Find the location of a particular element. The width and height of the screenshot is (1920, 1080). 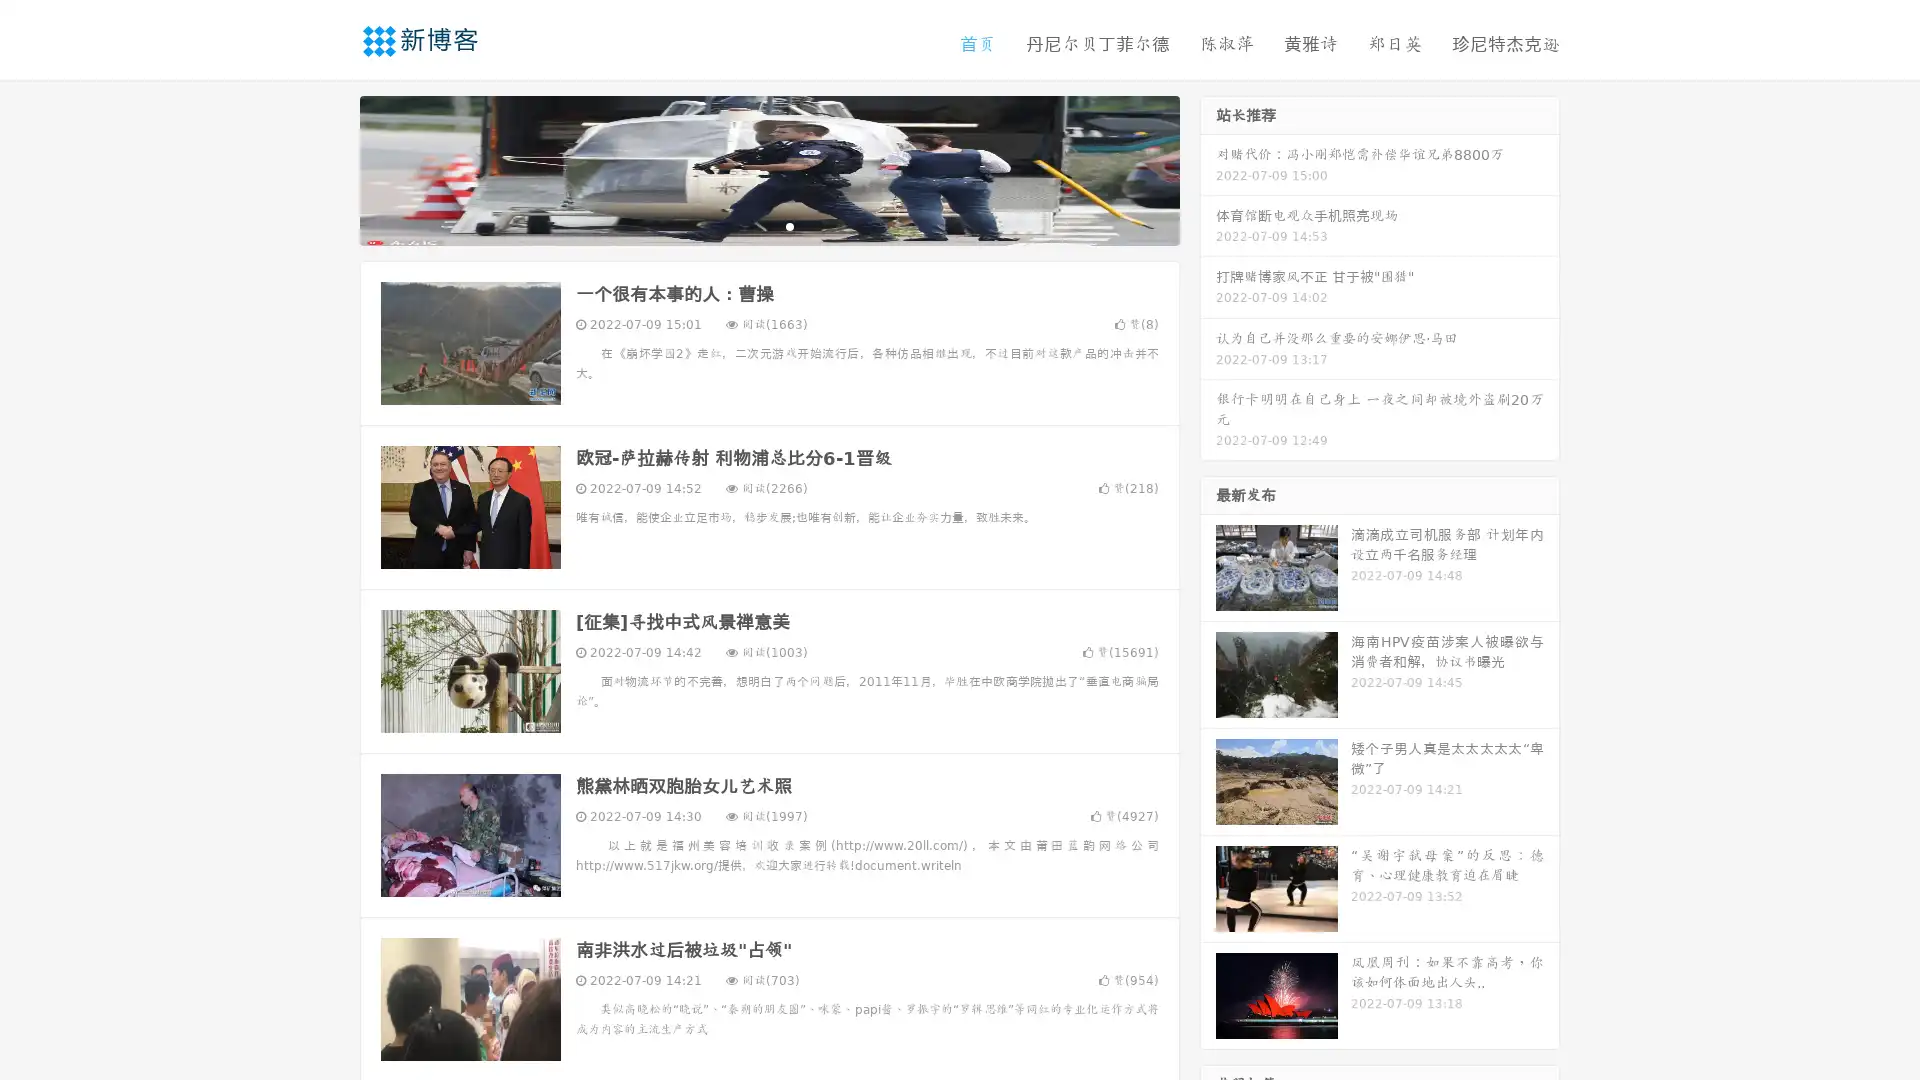

Go to slide 2 is located at coordinates (768, 225).